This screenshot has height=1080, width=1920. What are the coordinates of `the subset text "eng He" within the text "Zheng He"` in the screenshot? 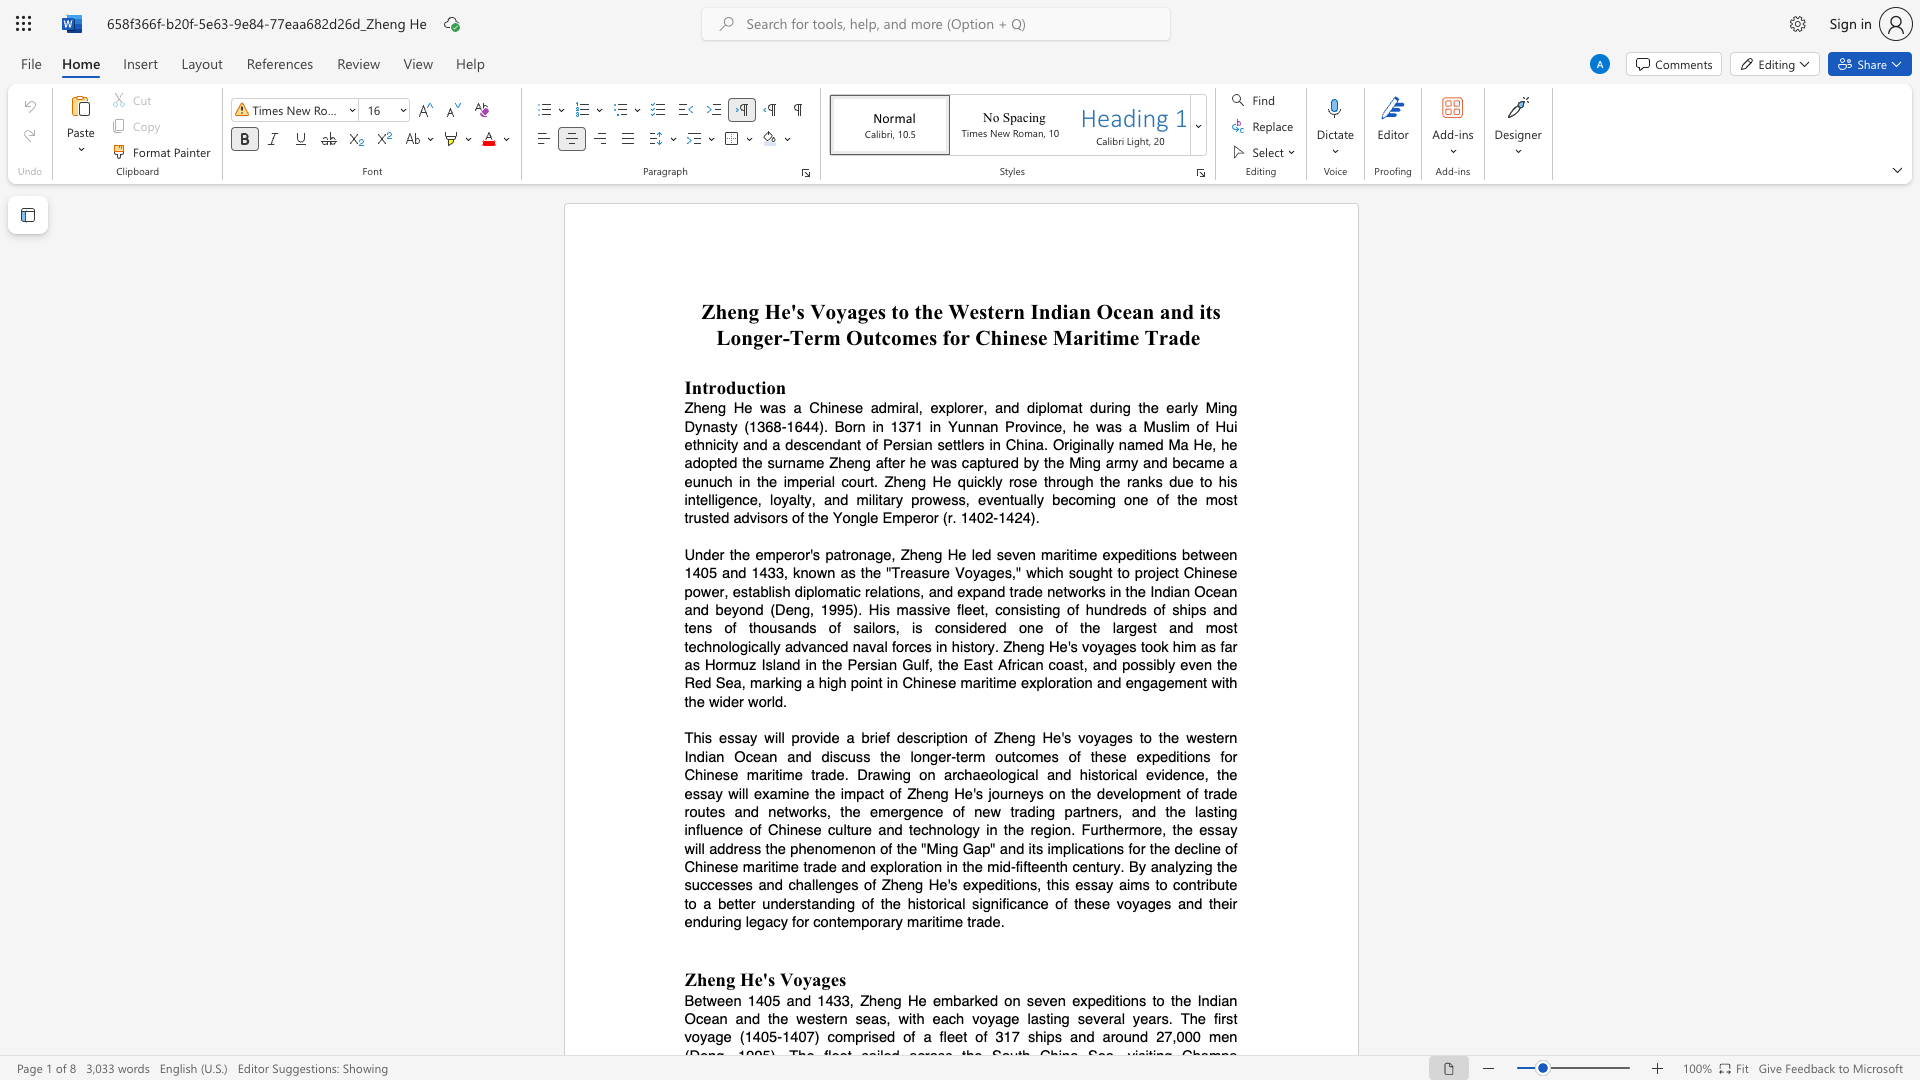 It's located at (726, 312).